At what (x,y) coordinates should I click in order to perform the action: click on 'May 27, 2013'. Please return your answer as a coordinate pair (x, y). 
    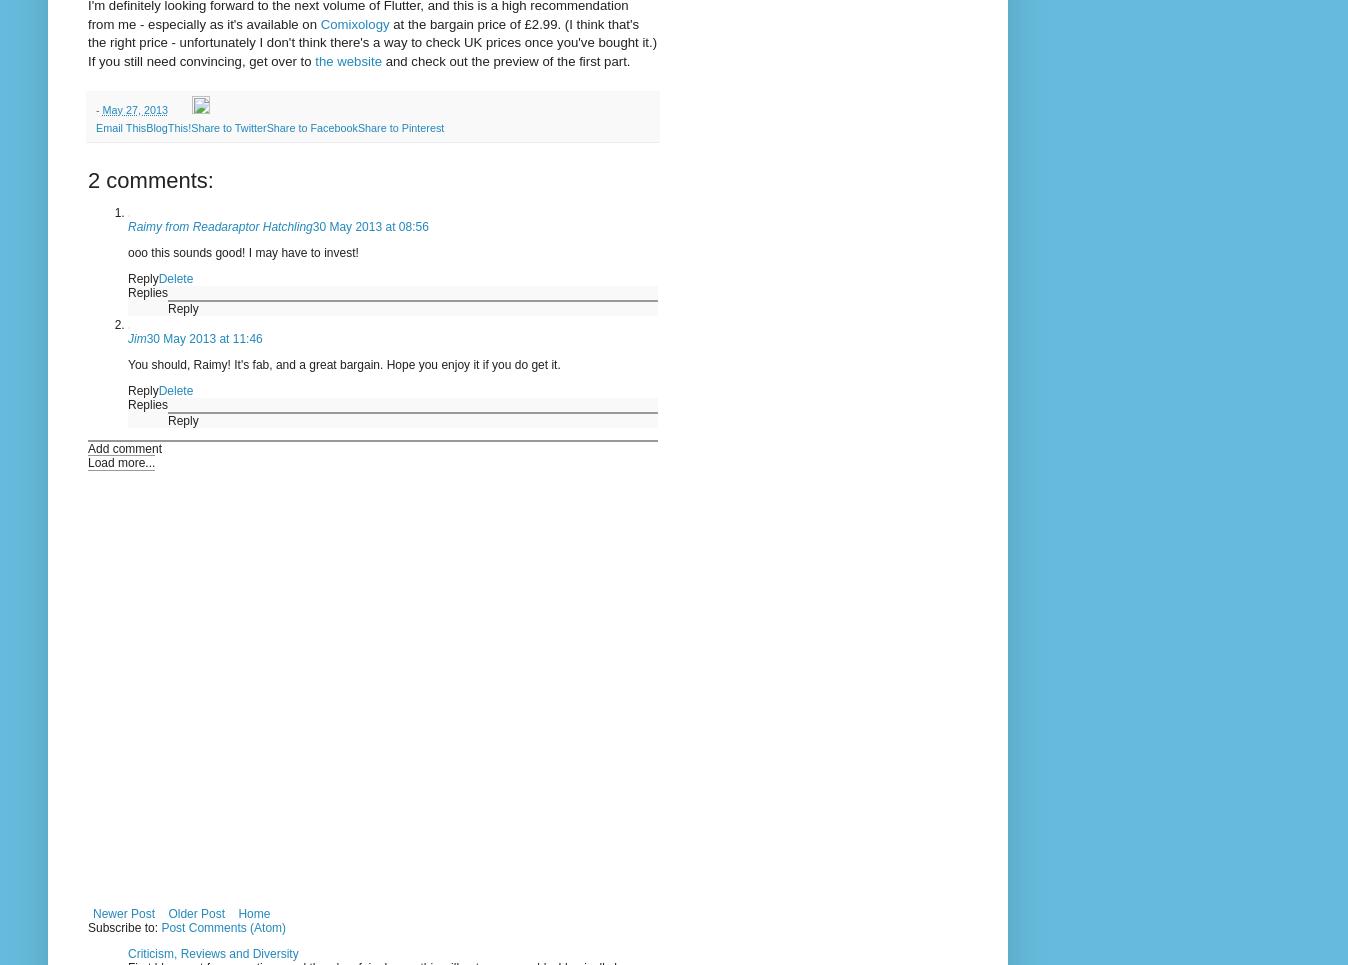
    Looking at the image, I should click on (133, 109).